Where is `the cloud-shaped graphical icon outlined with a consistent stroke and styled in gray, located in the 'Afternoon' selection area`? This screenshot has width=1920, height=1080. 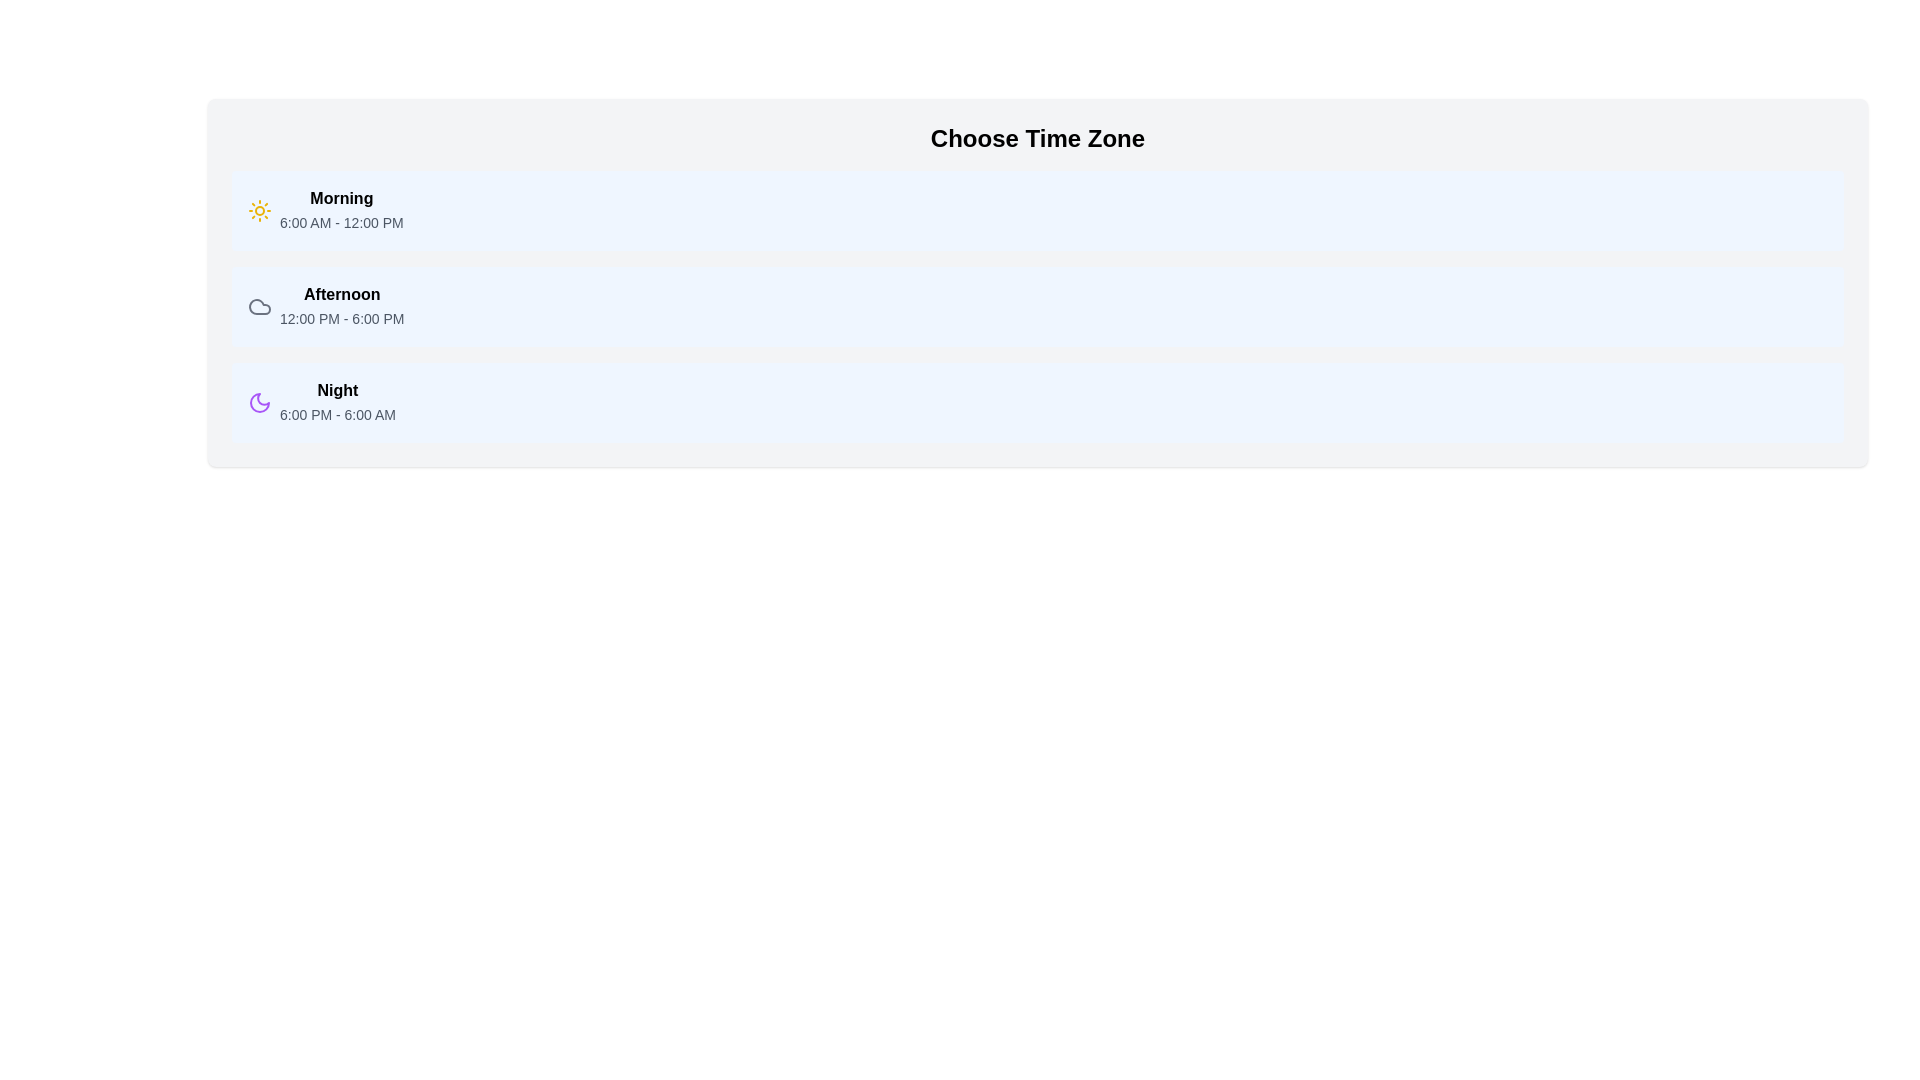 the cloud-shaped graphical icon outlined with a consistent stroke and styled in gray, located in the 'Afternoon' selection area is located at coordinates (258, 307).